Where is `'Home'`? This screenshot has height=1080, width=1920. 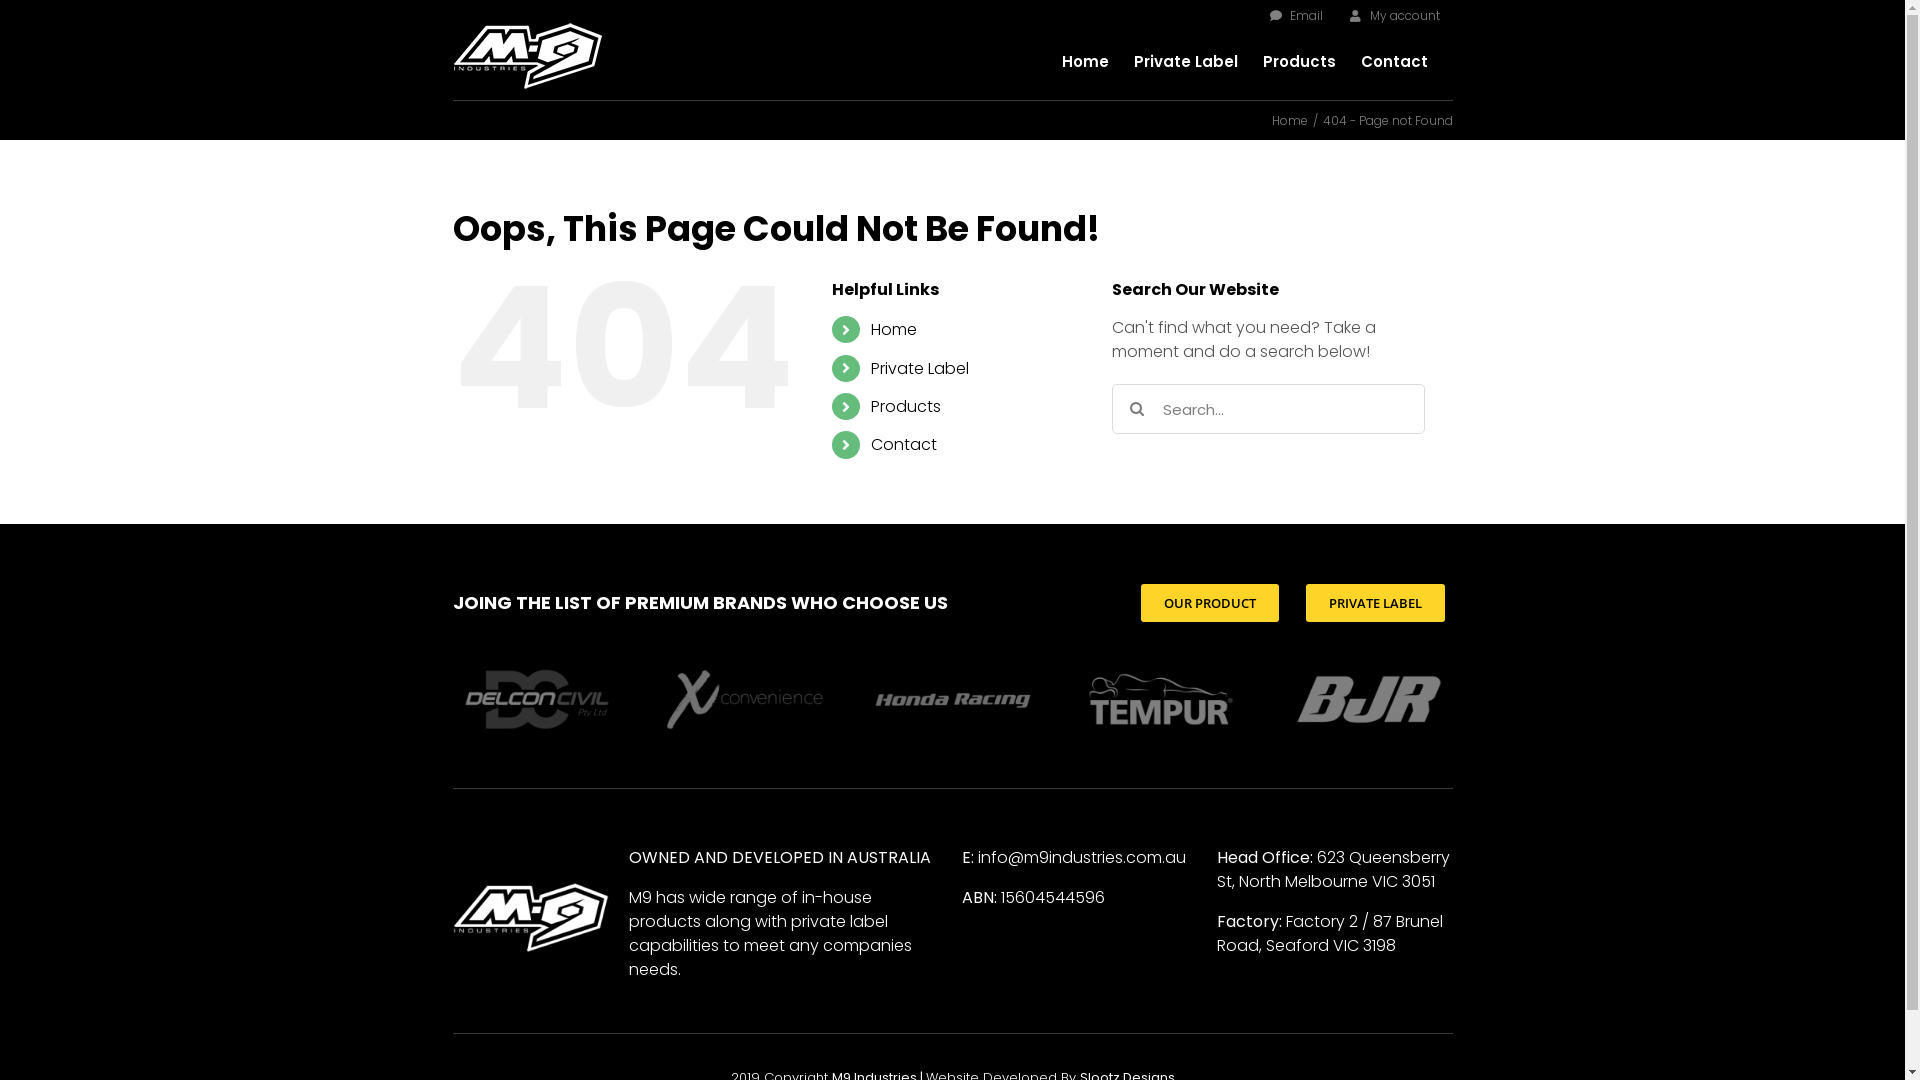
'Home' is located at coordinates (1290, 120).